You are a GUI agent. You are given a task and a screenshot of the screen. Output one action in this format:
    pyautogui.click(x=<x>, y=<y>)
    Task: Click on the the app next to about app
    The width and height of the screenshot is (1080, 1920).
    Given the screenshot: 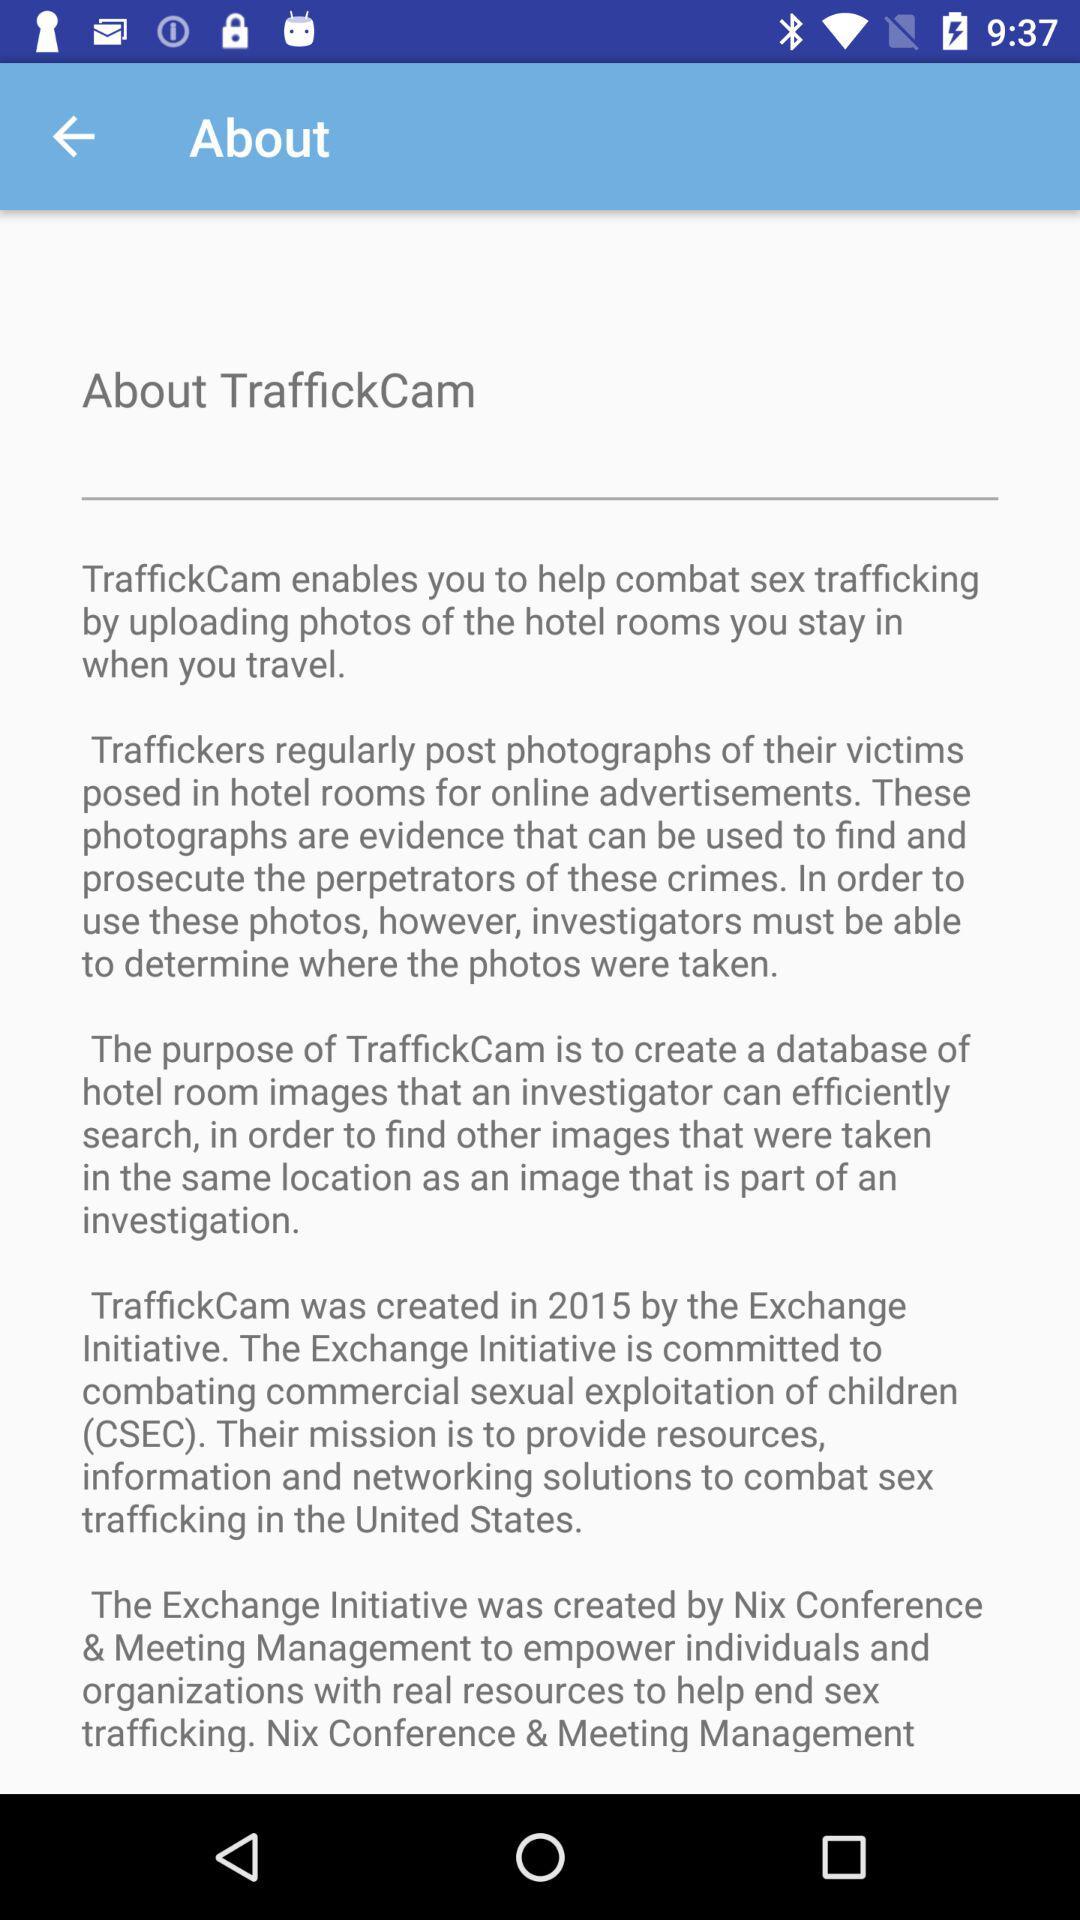 What is the action you would take?
    pyautogui.click(x=72, y=135)
    